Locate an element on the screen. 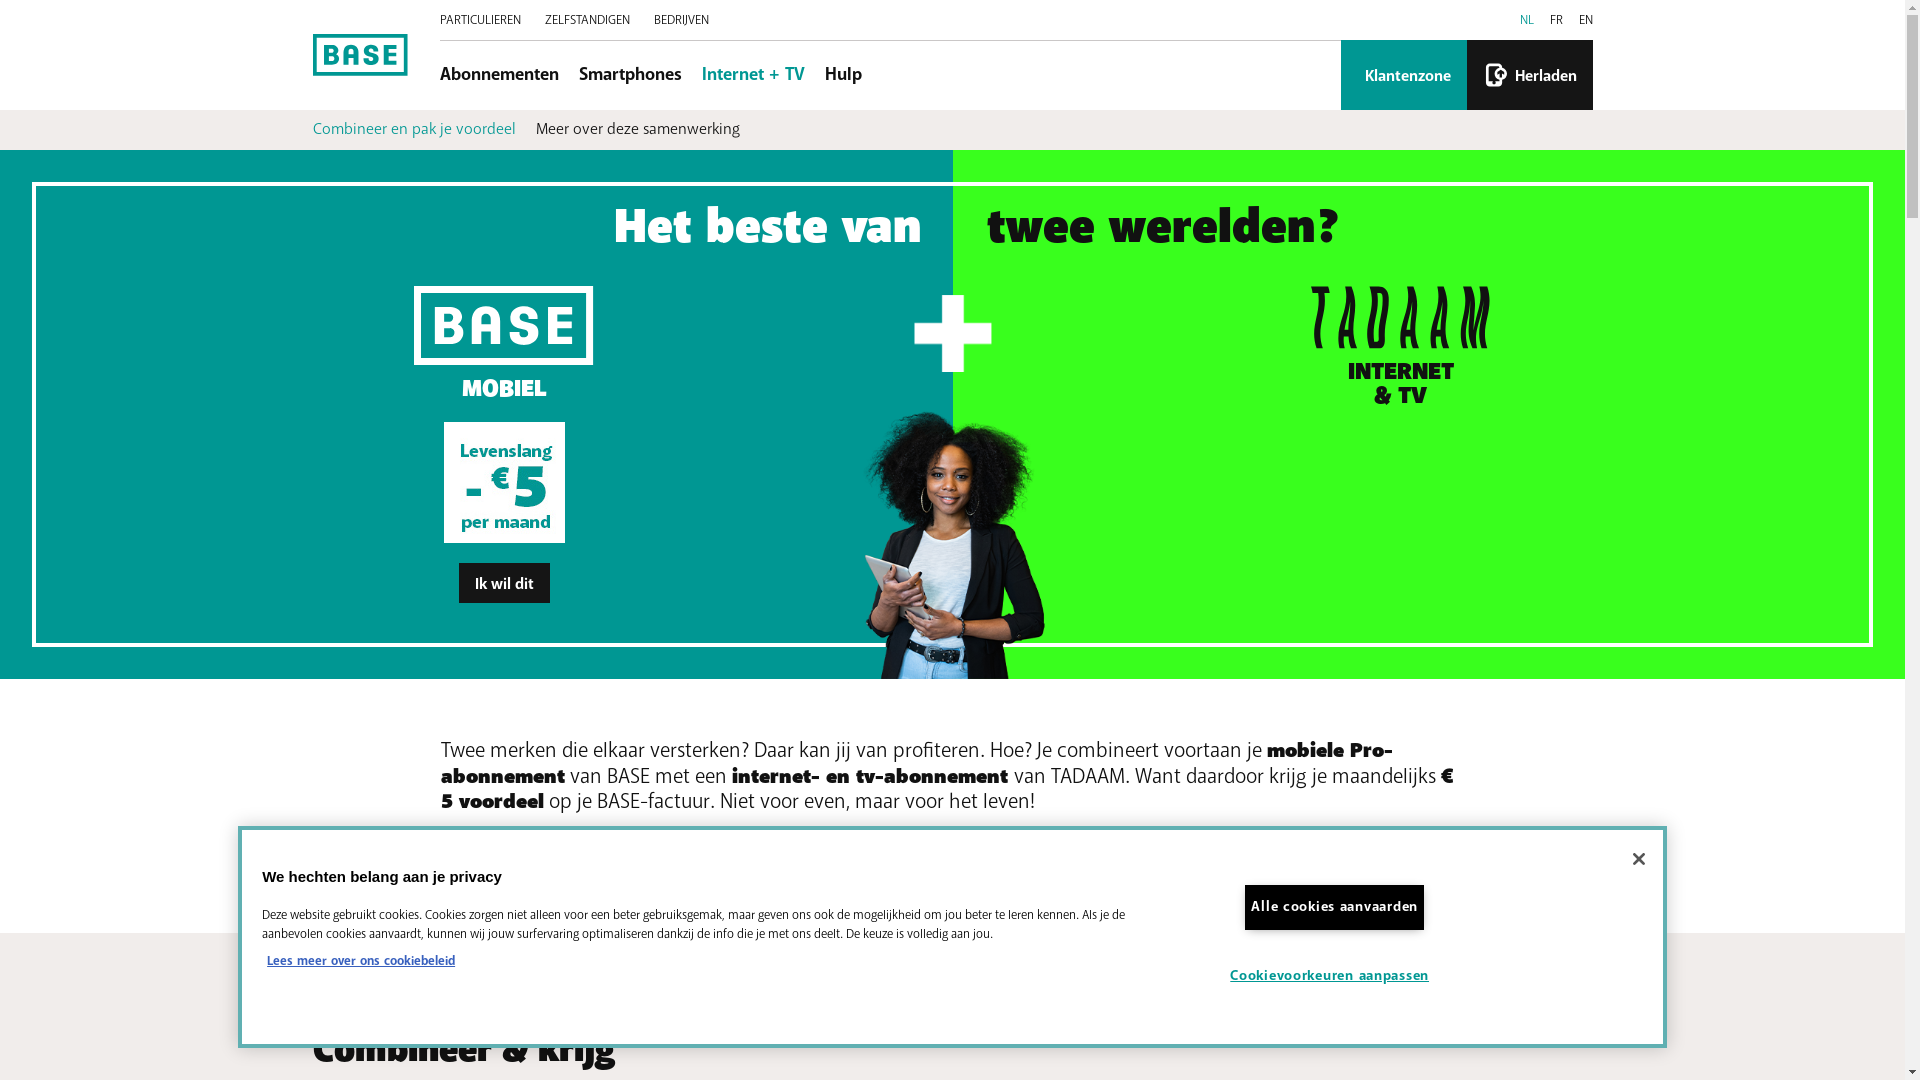 The width and height of the screenshot is (1920, 1080). 'Alle cookies aanvaarden' is located at coordinates (1334, 907).